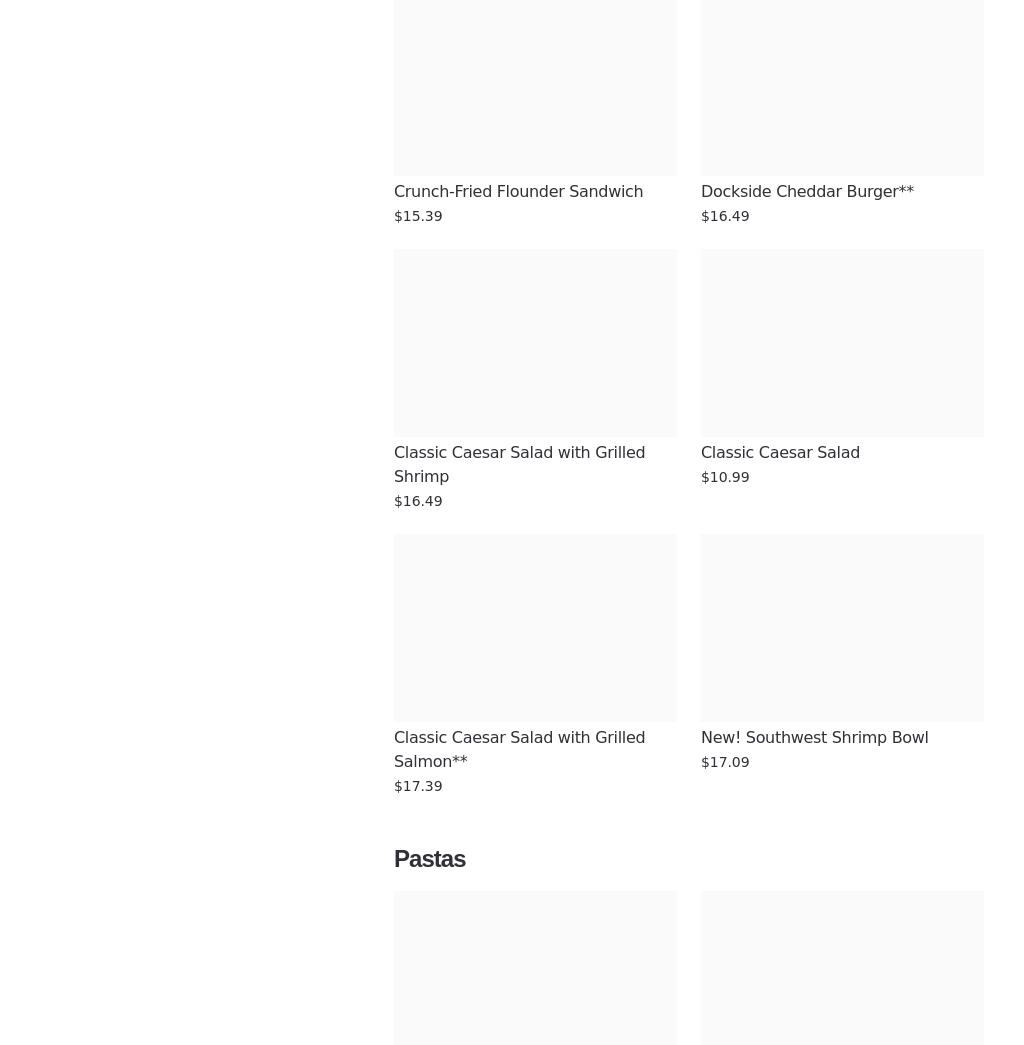 The image size is (1024, 1045). What do you see at coordinates (518, 191) in the screenshot?
I see `'Crunch-Fried Flounder Sandwich'` at bounding box center [518, 191].